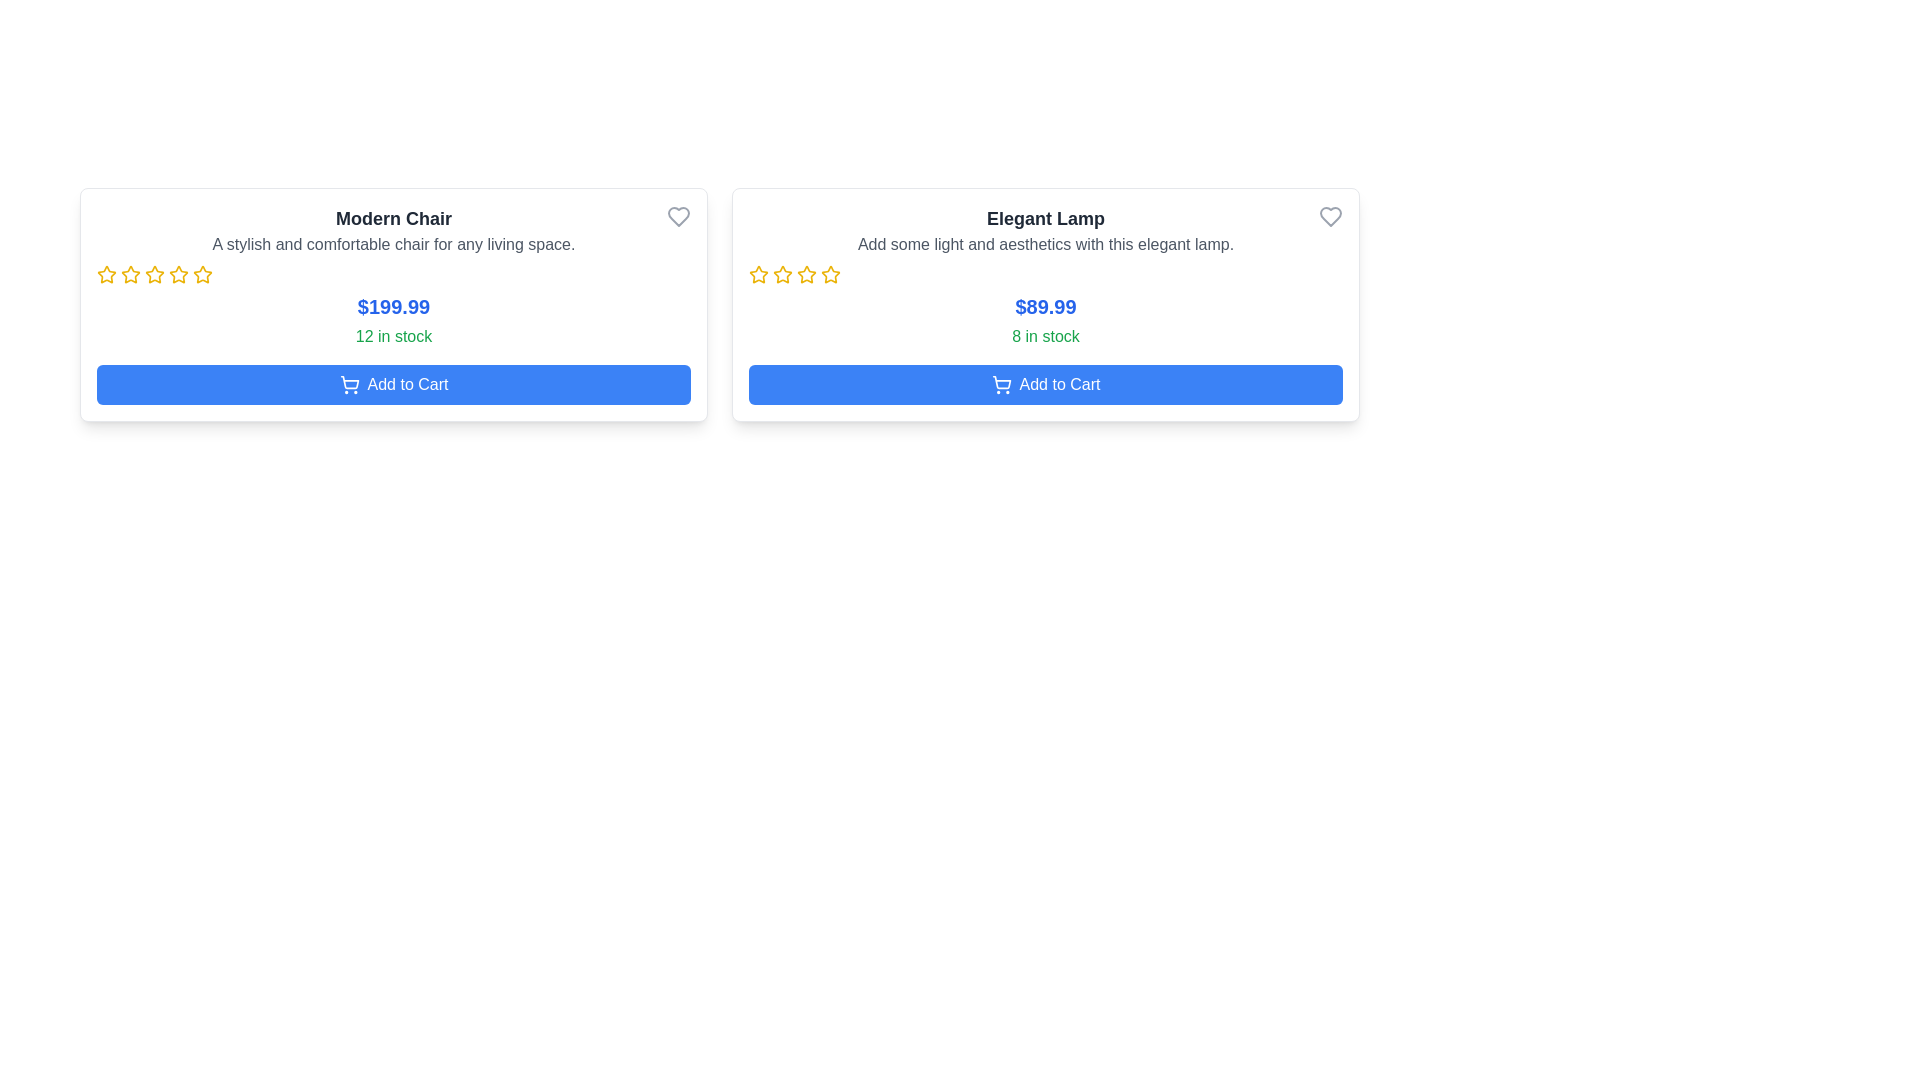 Image resolution: width=1920 pixels, height=1080 pixels. What do you see at coordinates (1045, 274) in the screenshot?
I see `the value of the Rating component represented by visual stars for the 'Elegant Lamp' product, located centrally beneath the tagline and above the price` at bounding box center [1045, 274].